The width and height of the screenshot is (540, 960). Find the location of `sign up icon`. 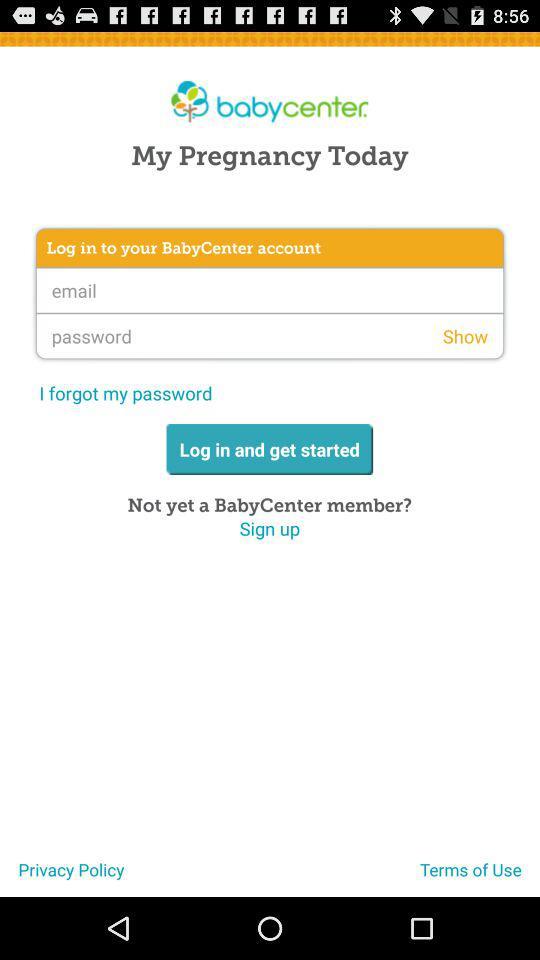

sign up icon is located at coordinates (269, 527).